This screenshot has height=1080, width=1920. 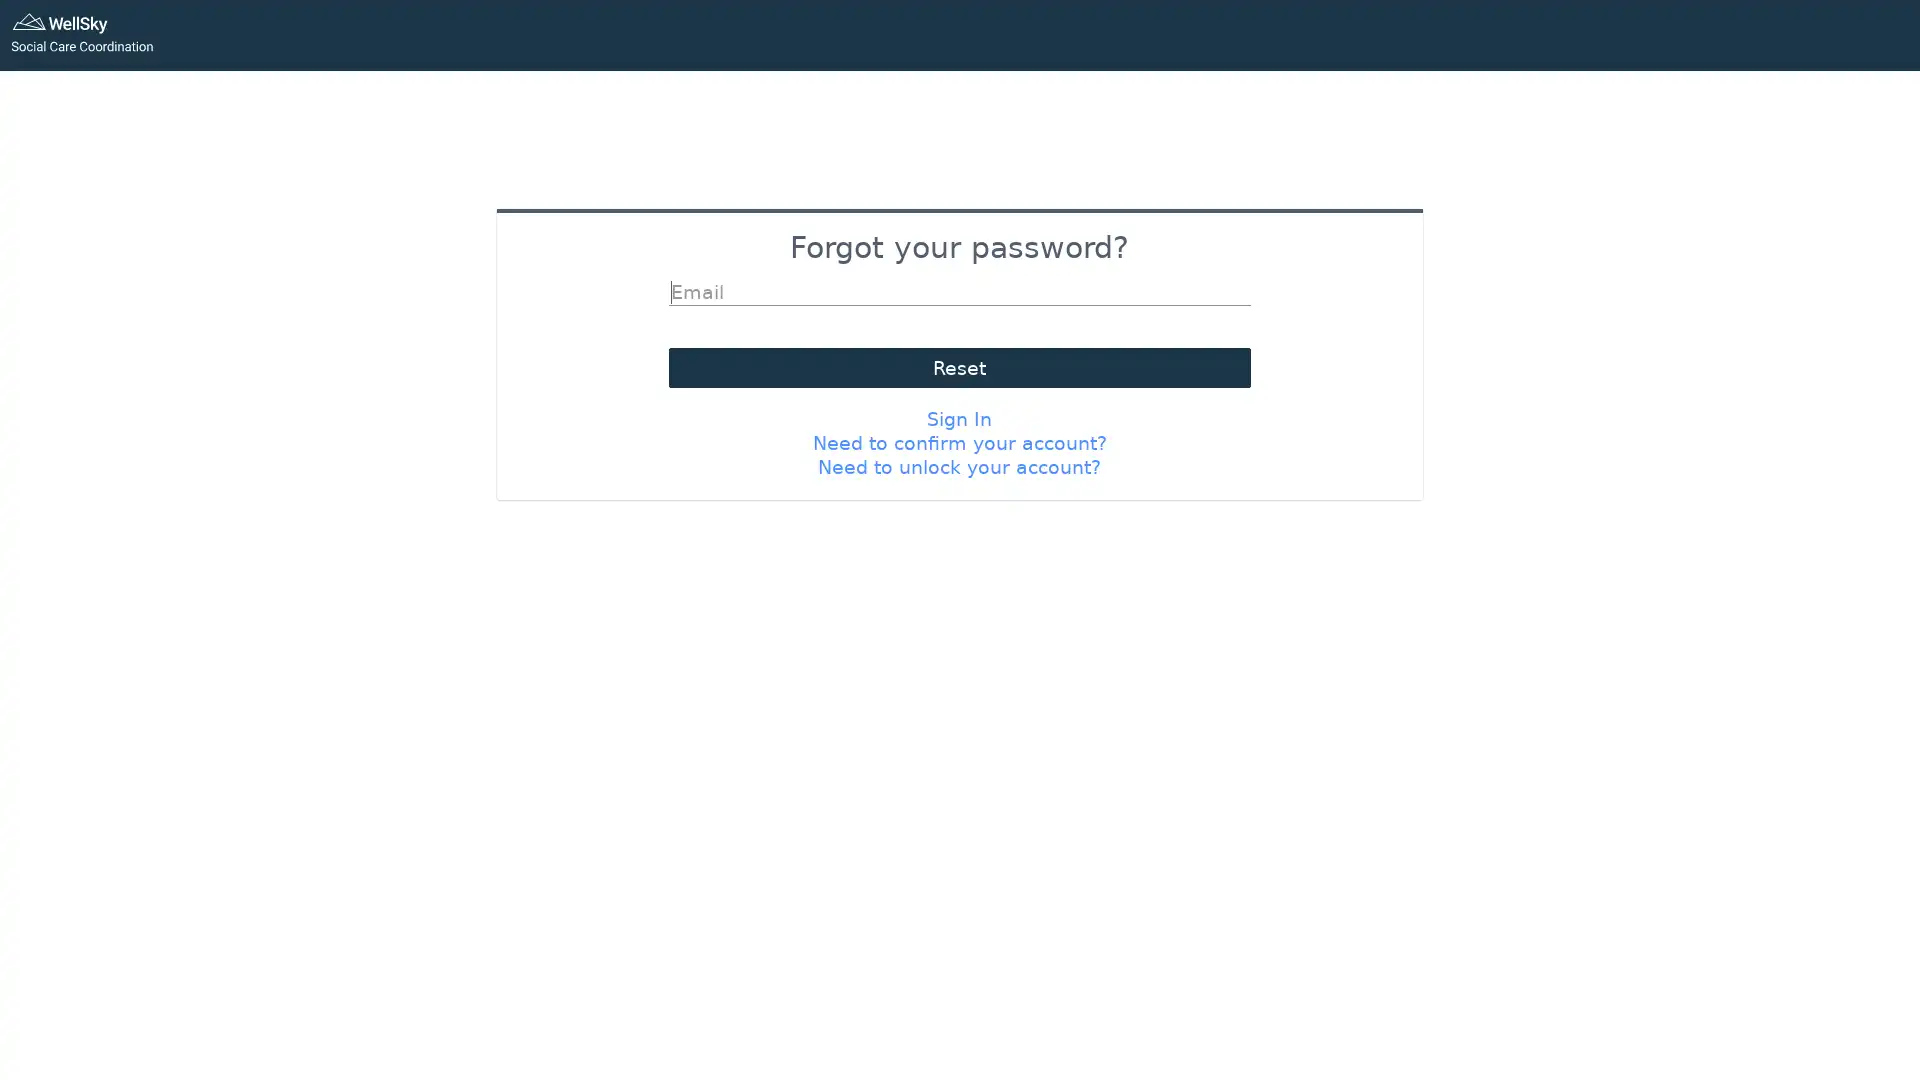 What do you see at coordinates (958, 367) in the screenshot?
I see `Reset` at bounding box center [958, 367].